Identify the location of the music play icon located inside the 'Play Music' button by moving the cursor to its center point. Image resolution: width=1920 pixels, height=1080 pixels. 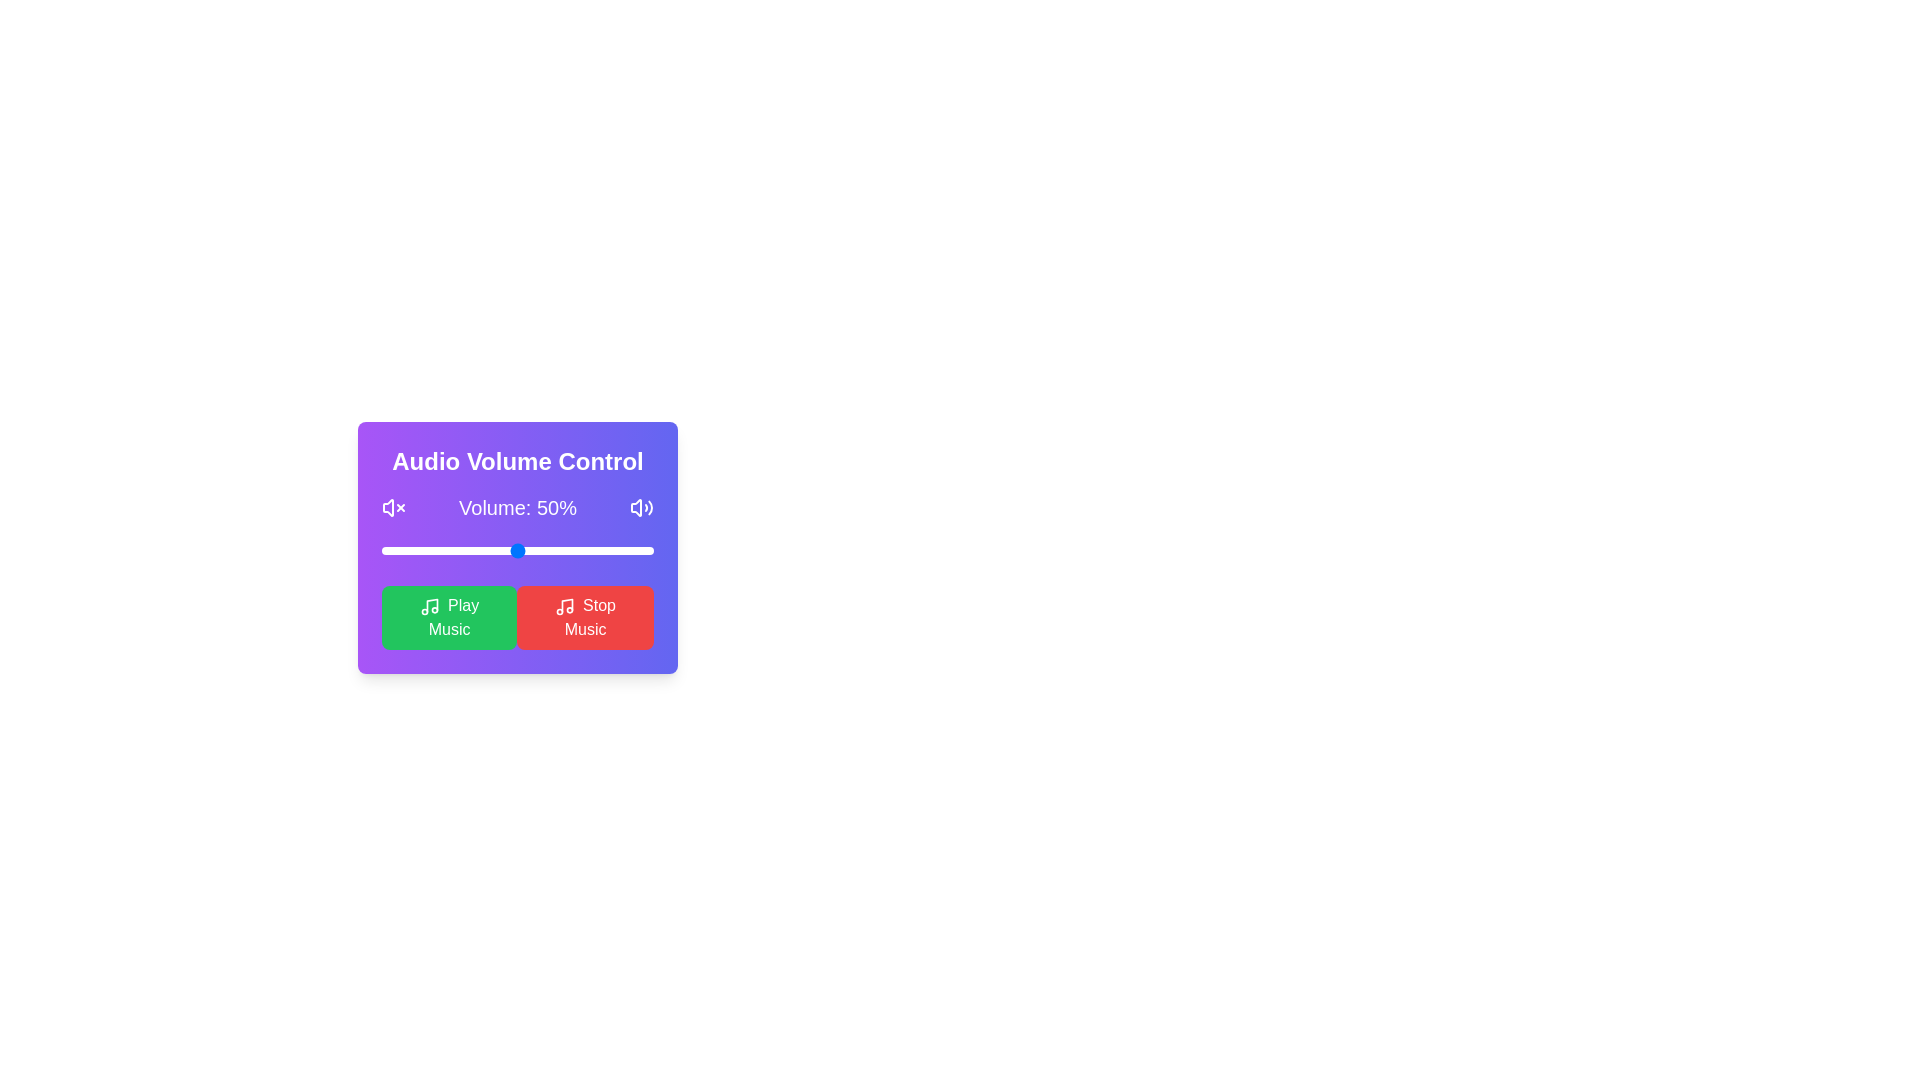
(429, 604).